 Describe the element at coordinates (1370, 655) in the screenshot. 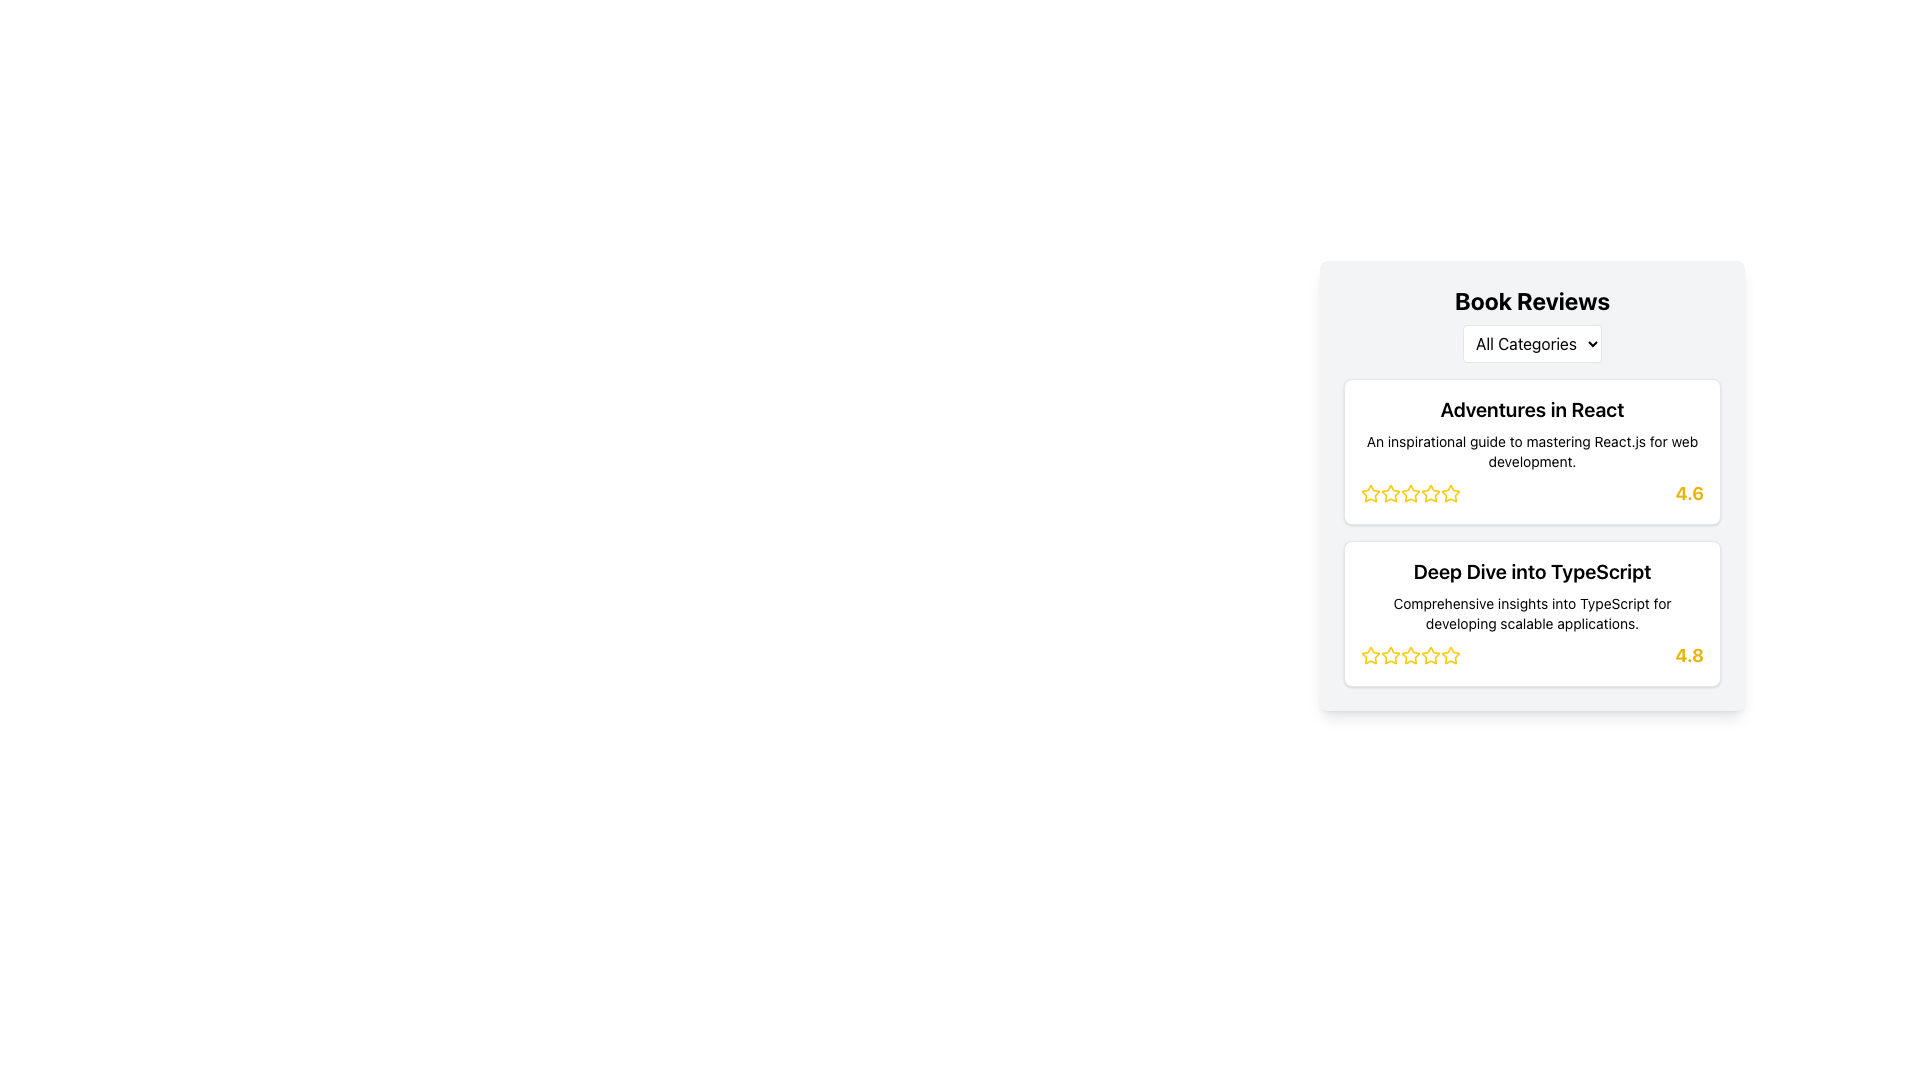

I see `the first star icon in the rating section of the second book review card located below the title 'Deep Dive into TypeScript'` at that location.